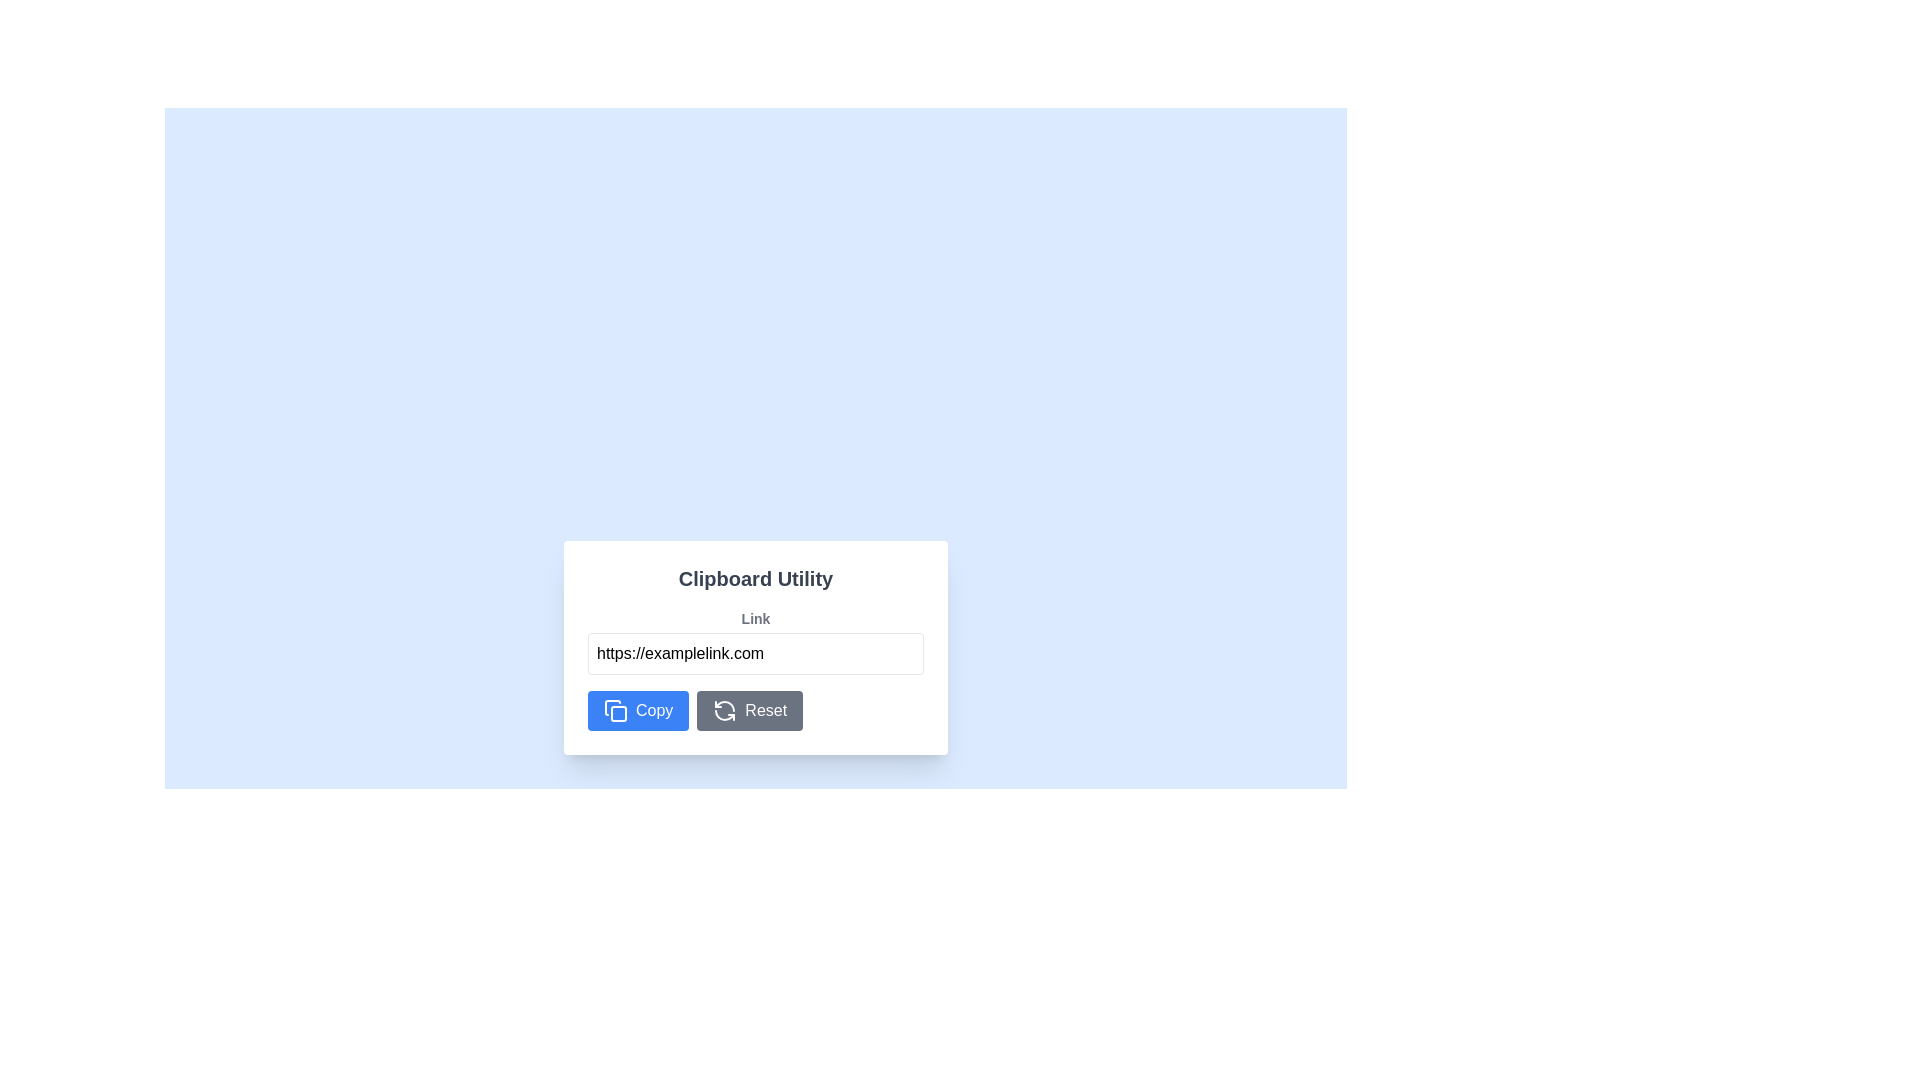  What do you see at coordinates (748, 709) in the screenshot?
I see `the 'Reset' button with rounded corners and a gray background, located at the bottom-right corner of the button group` at bounding box center [748, 709].